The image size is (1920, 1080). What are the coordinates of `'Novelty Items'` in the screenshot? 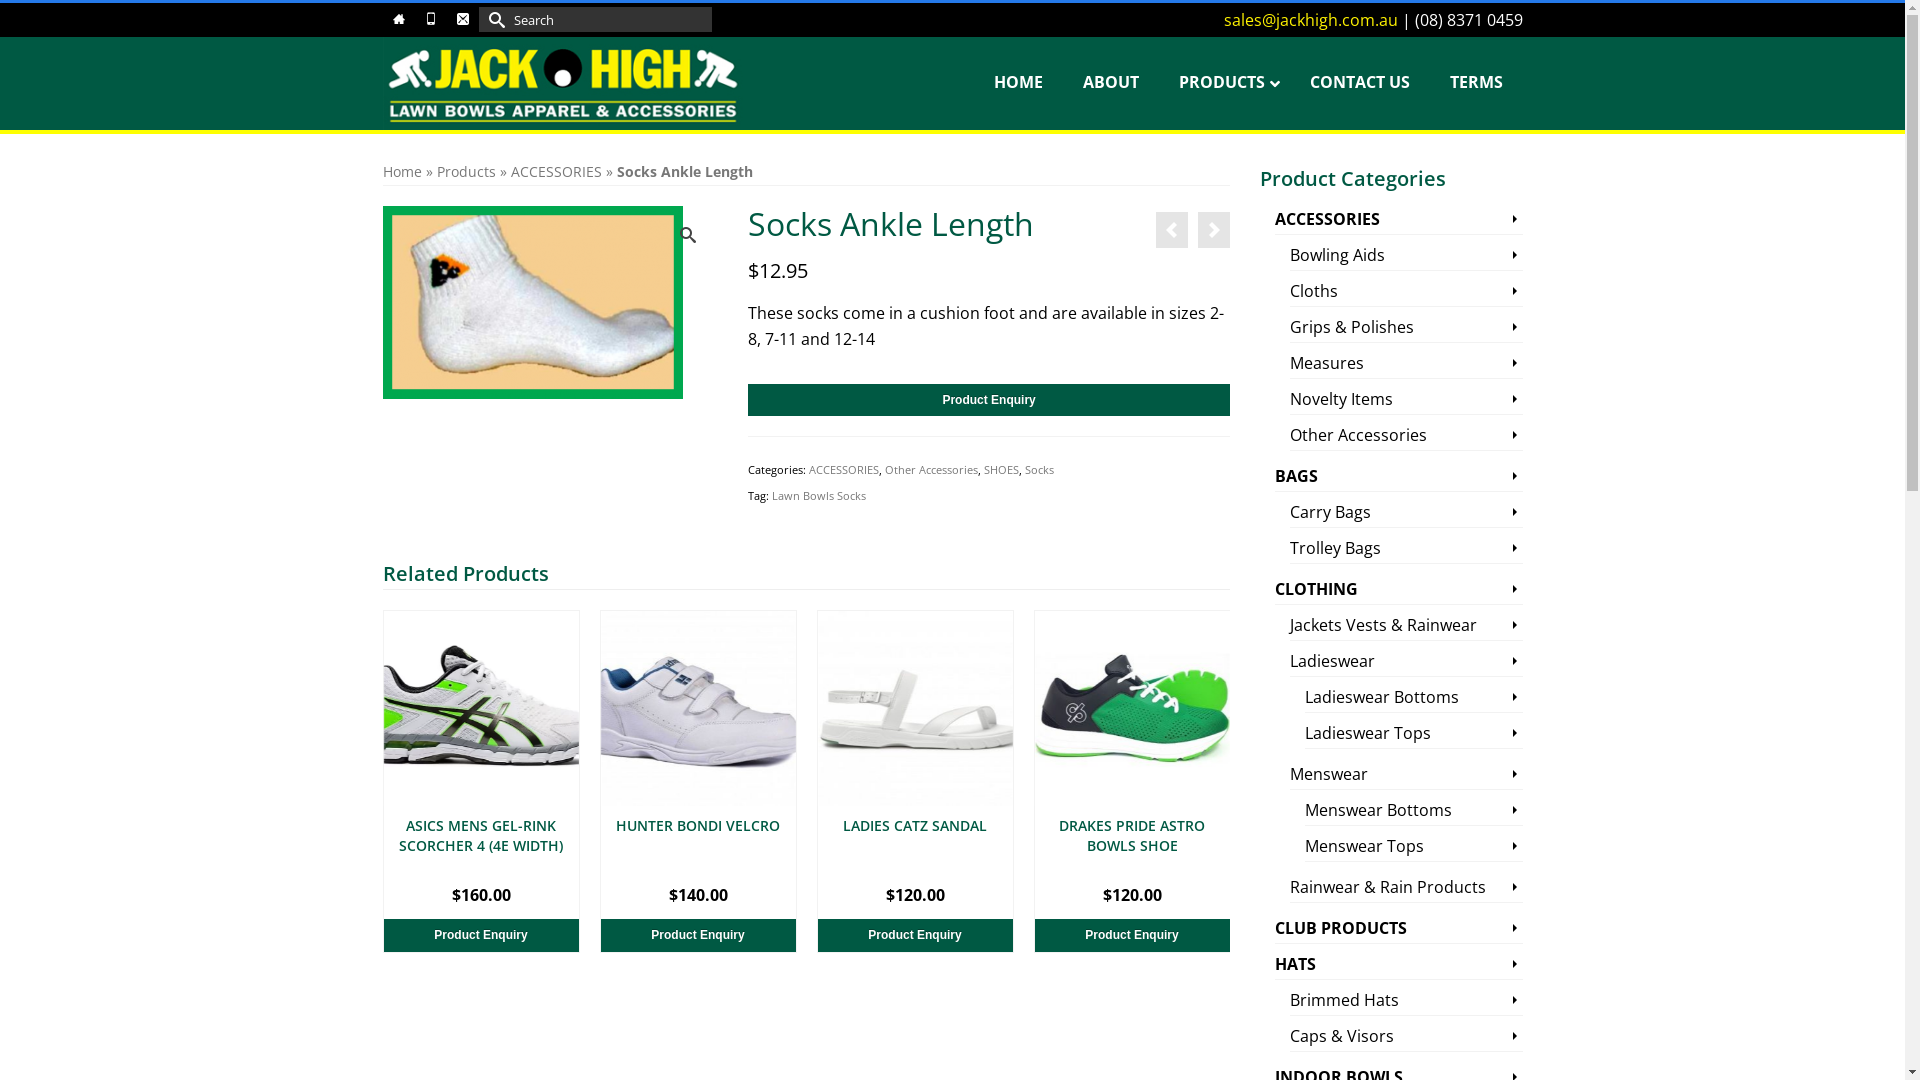 It's located at (1405, 399).